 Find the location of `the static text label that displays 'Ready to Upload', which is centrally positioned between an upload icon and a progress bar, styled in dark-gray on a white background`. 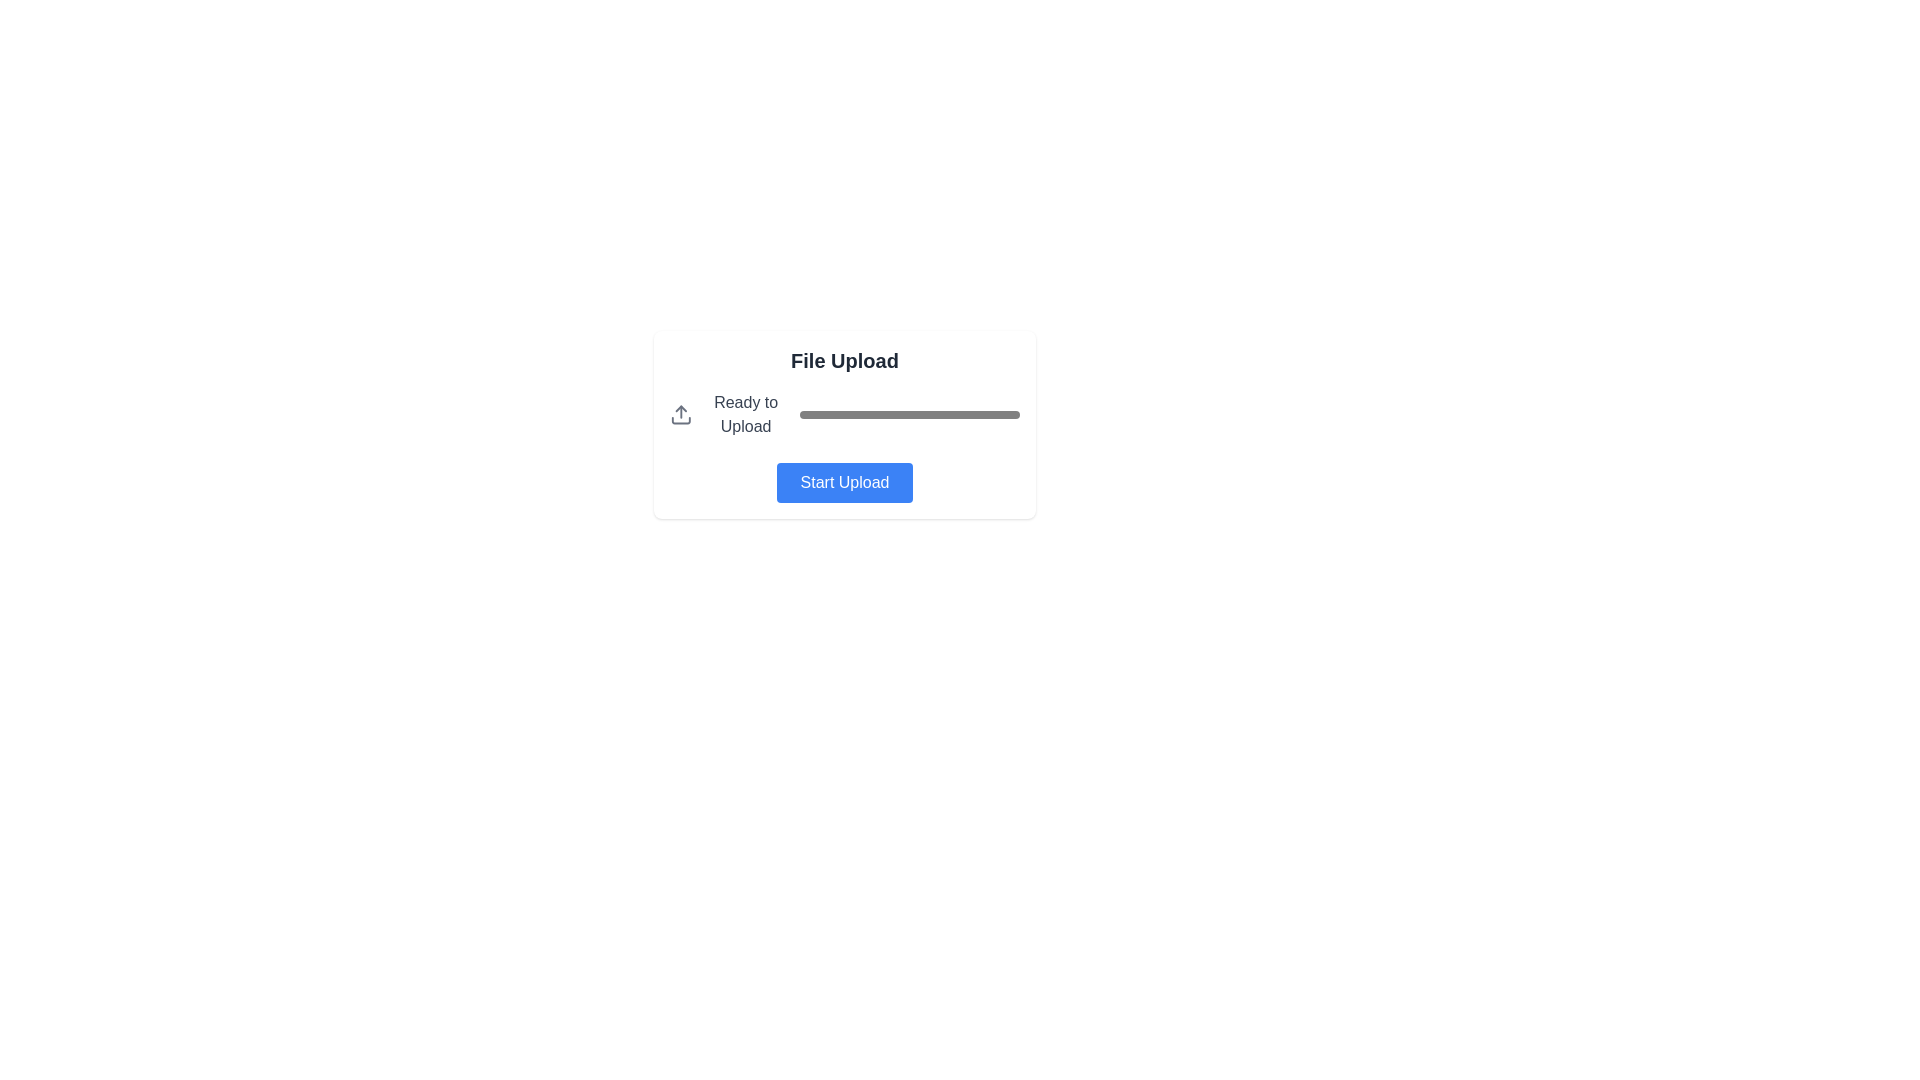

the static text label that displays 'Ready to Upload', which is centrally positioned between an upload icon and a progress bar, styled in dark-gray on a white background is located at coordinates (745, 414).